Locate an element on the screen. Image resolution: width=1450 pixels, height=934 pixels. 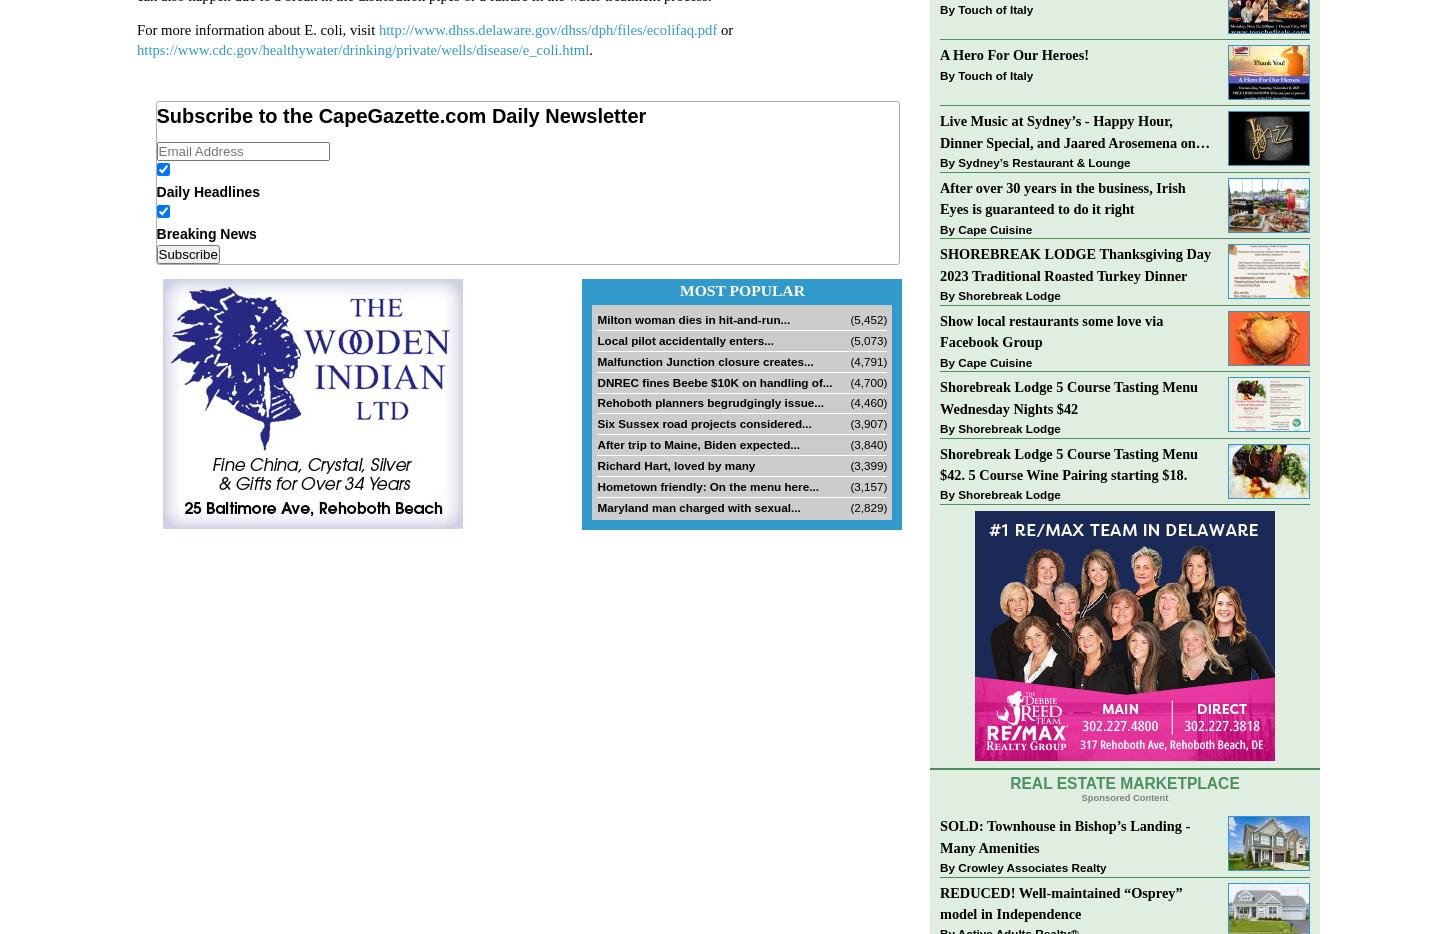
'(4,460)' is located at coordinates (867, 401).